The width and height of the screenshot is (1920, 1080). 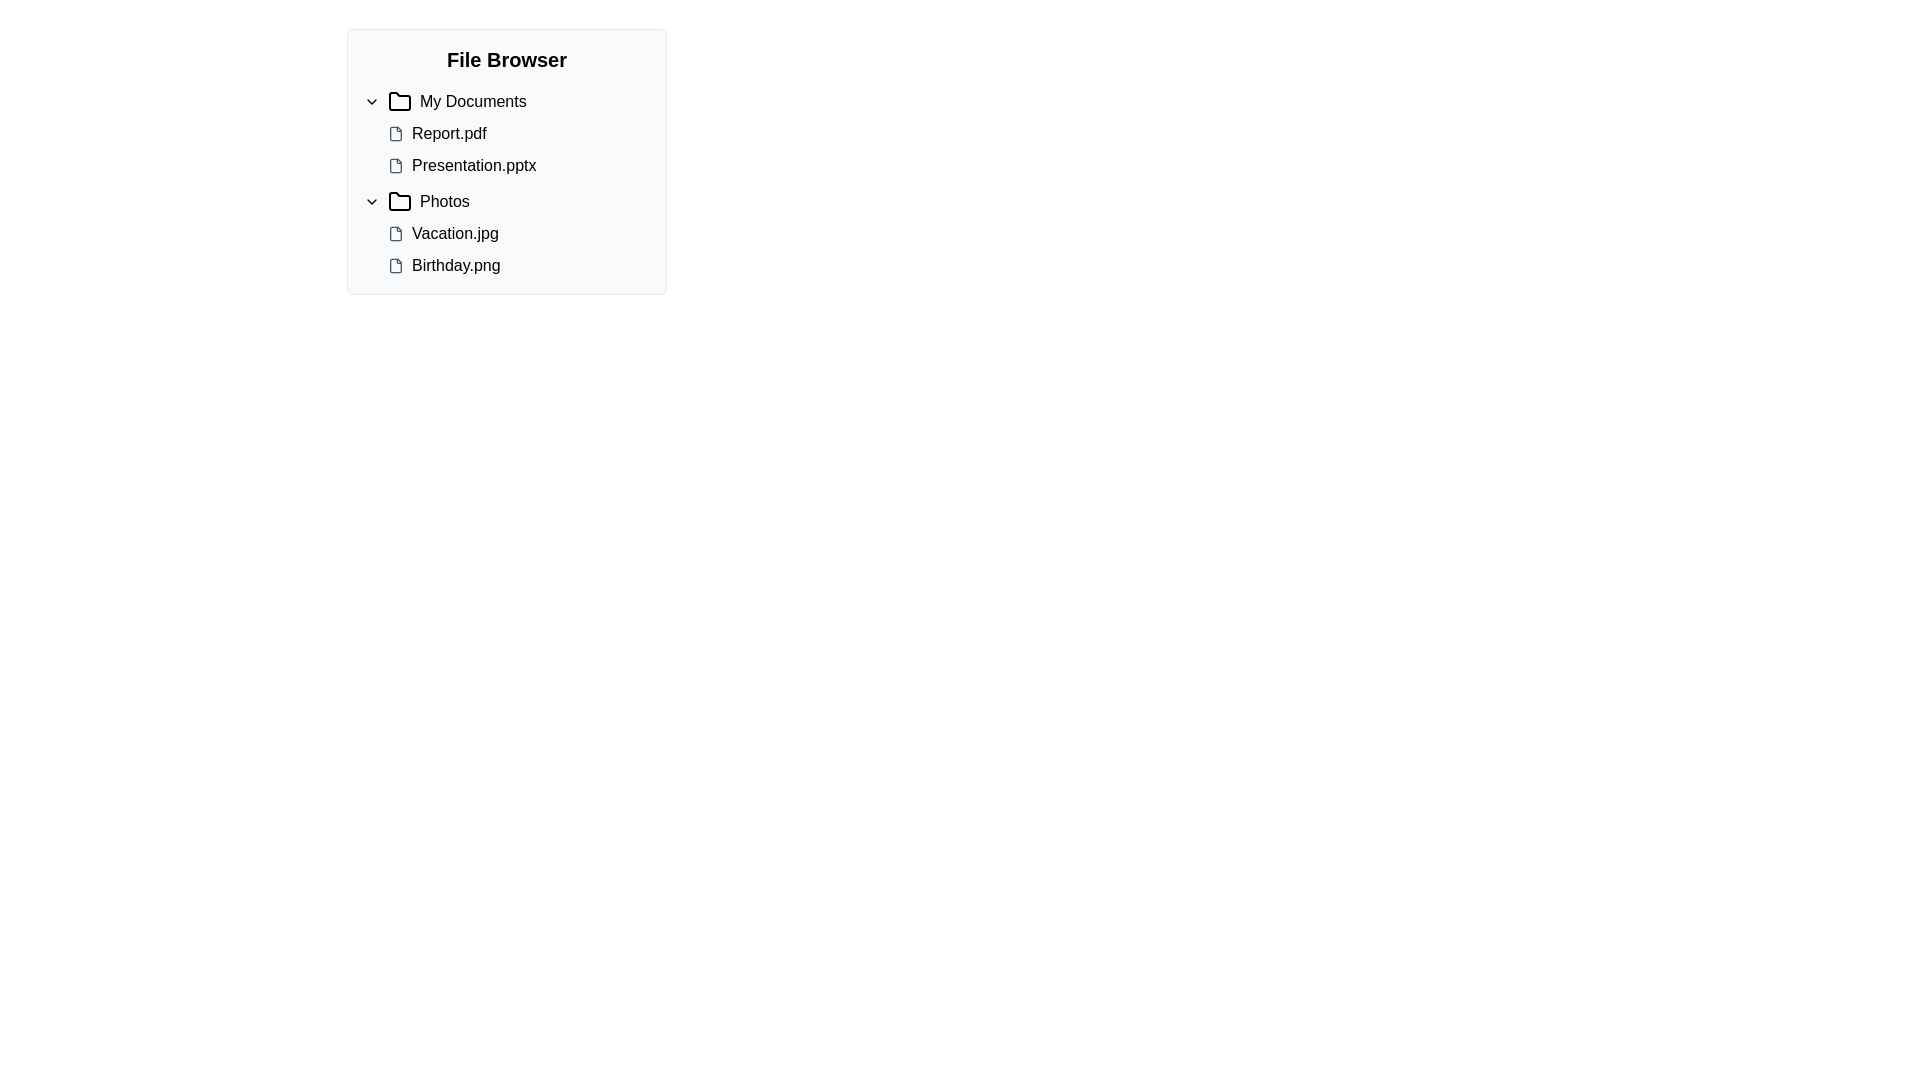 What do you see at coordinates (395, 164) in the screenshot?
I see `the document file icon, which has a minimalistic design and is located` at bounding box center [395, 164].